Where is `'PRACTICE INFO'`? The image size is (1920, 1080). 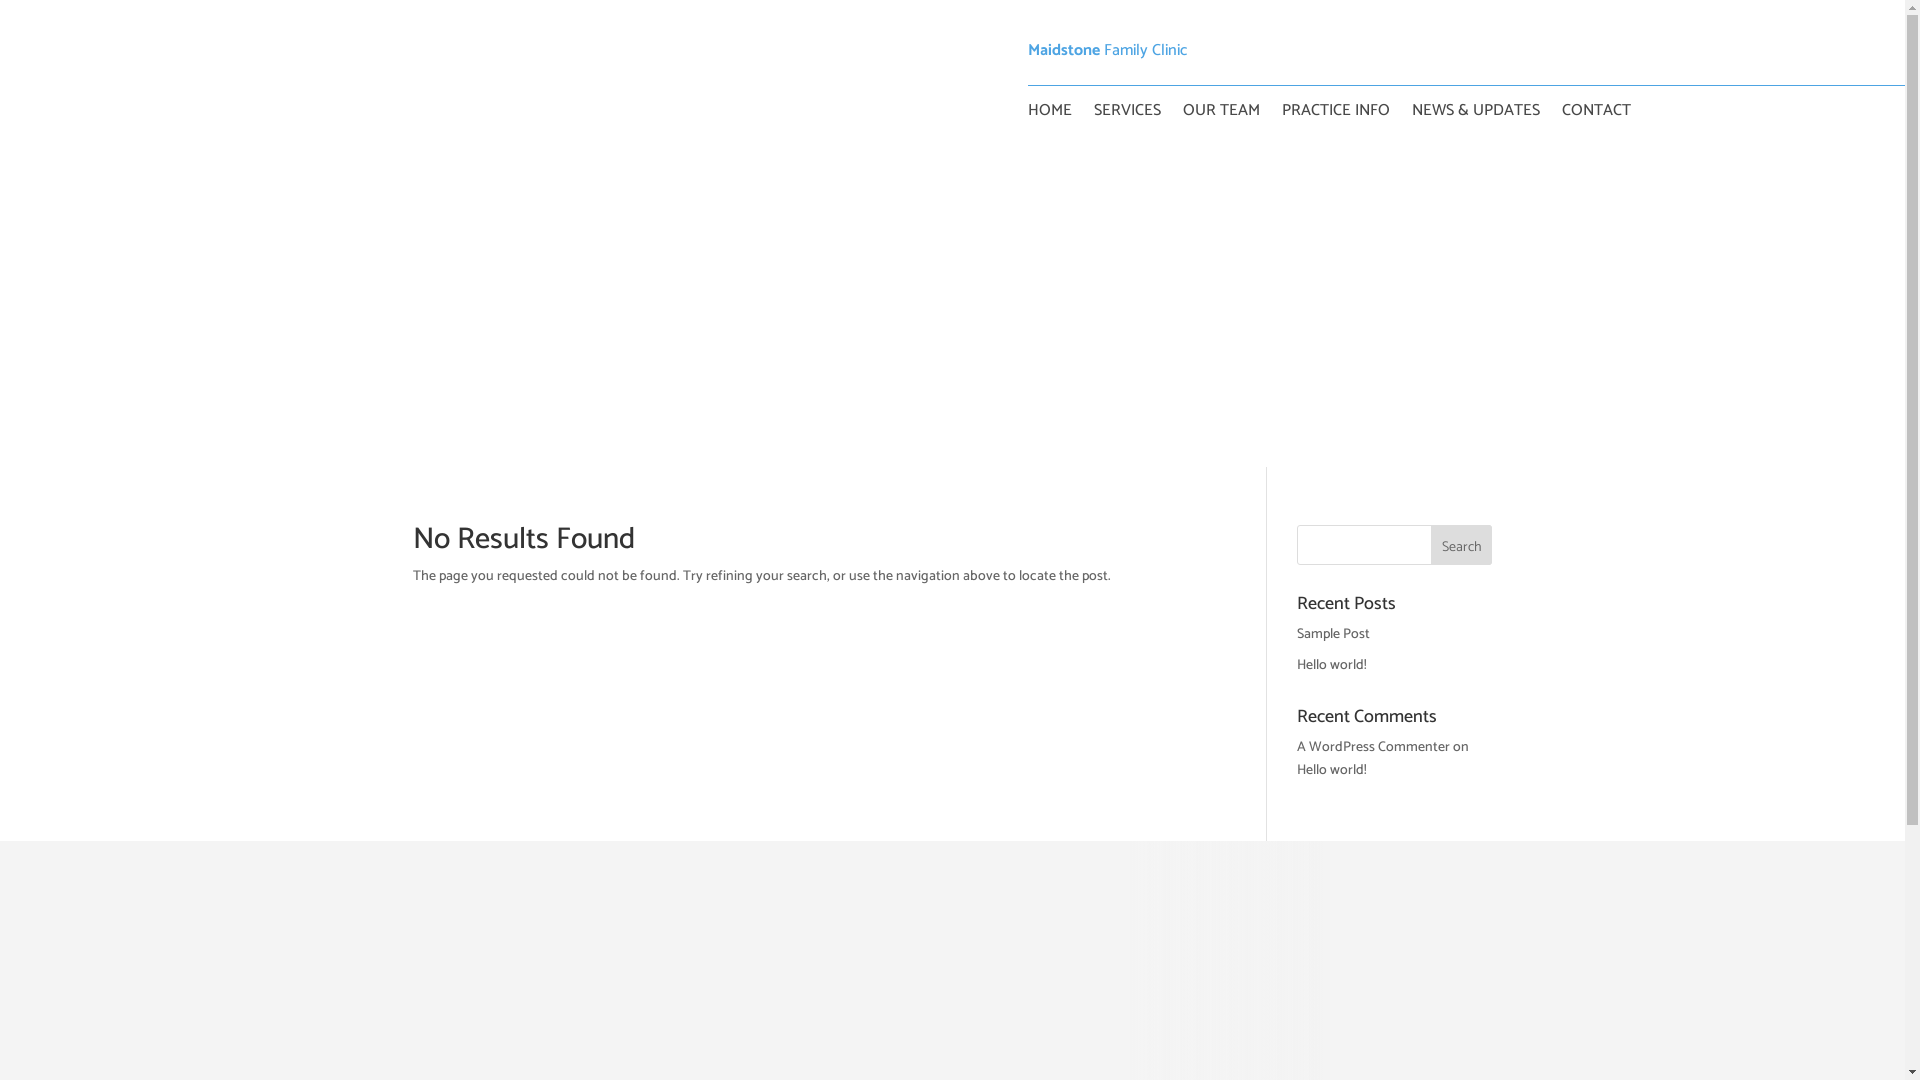
'PRACTICE INFO' is located at coordinates (1335, 115).